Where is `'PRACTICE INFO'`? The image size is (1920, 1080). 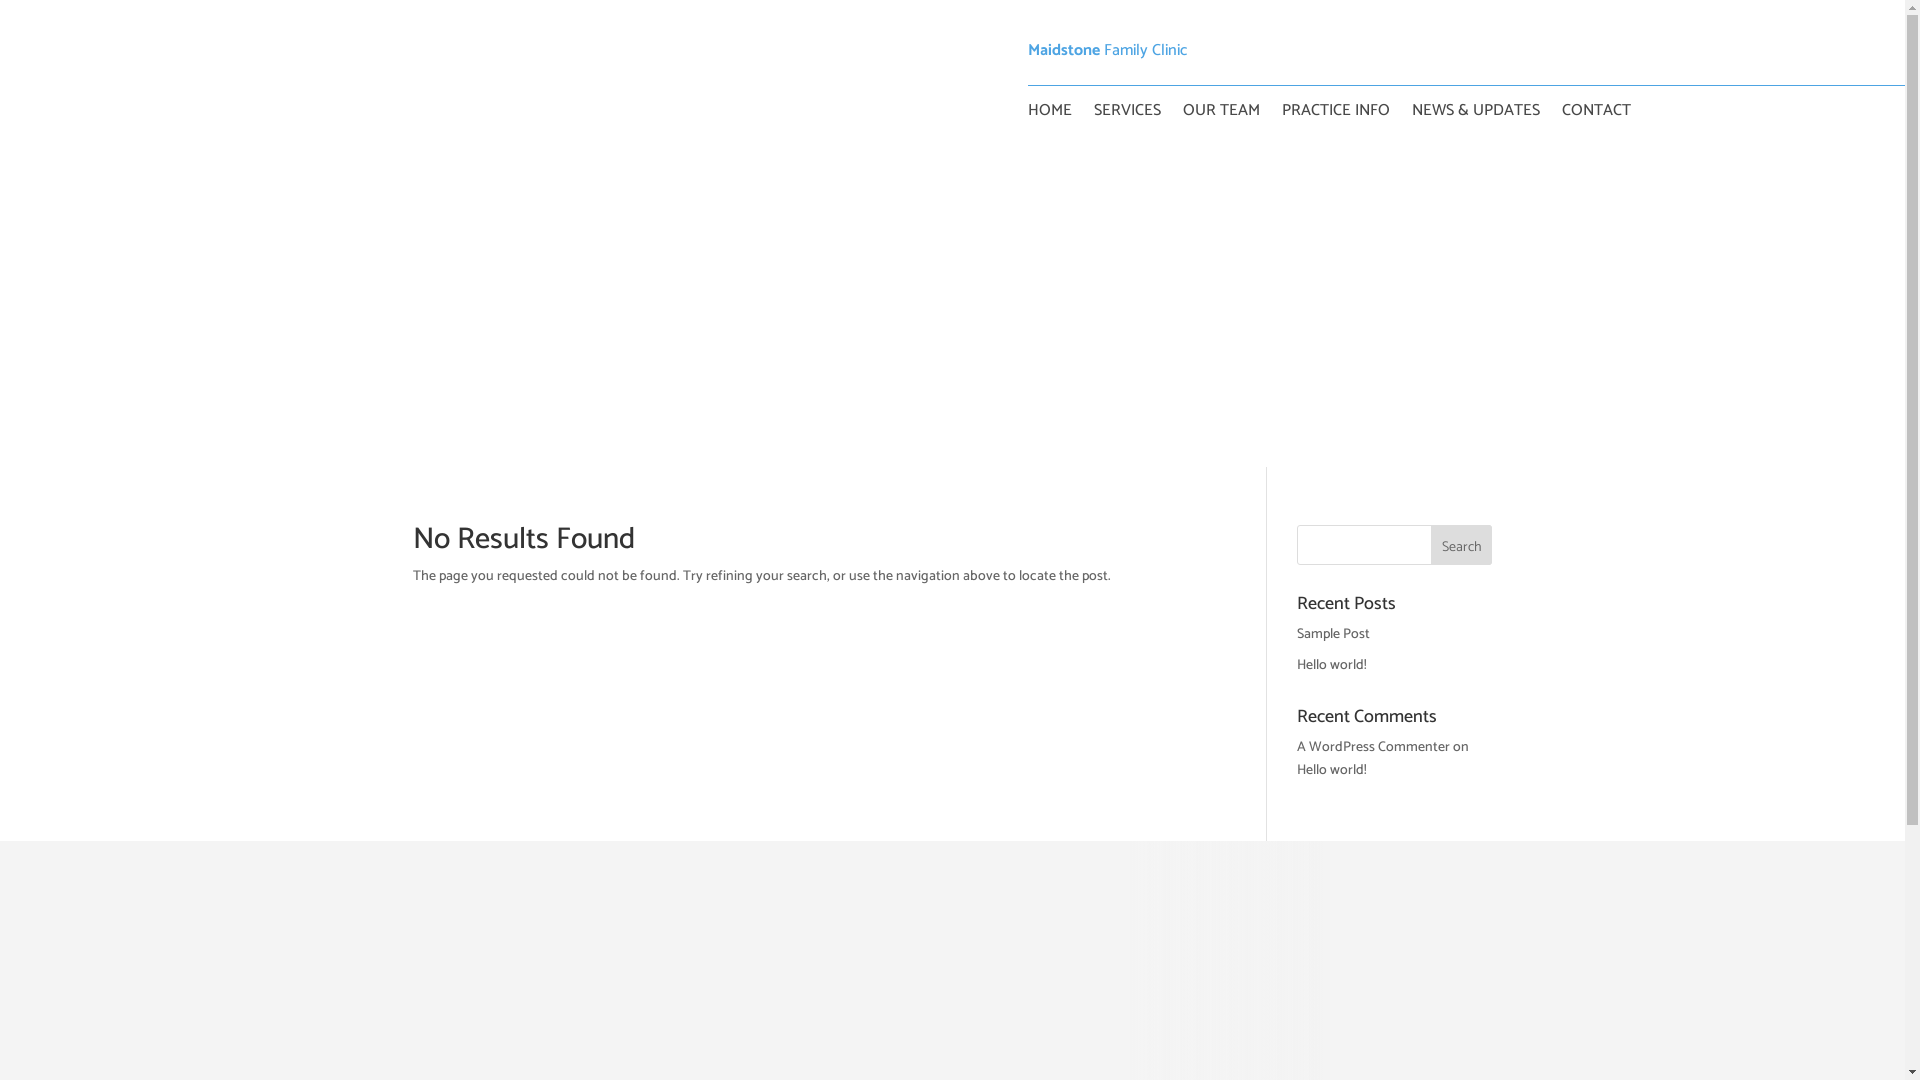
'PRACTICE INFO' is located at coordinates (1335, 115).